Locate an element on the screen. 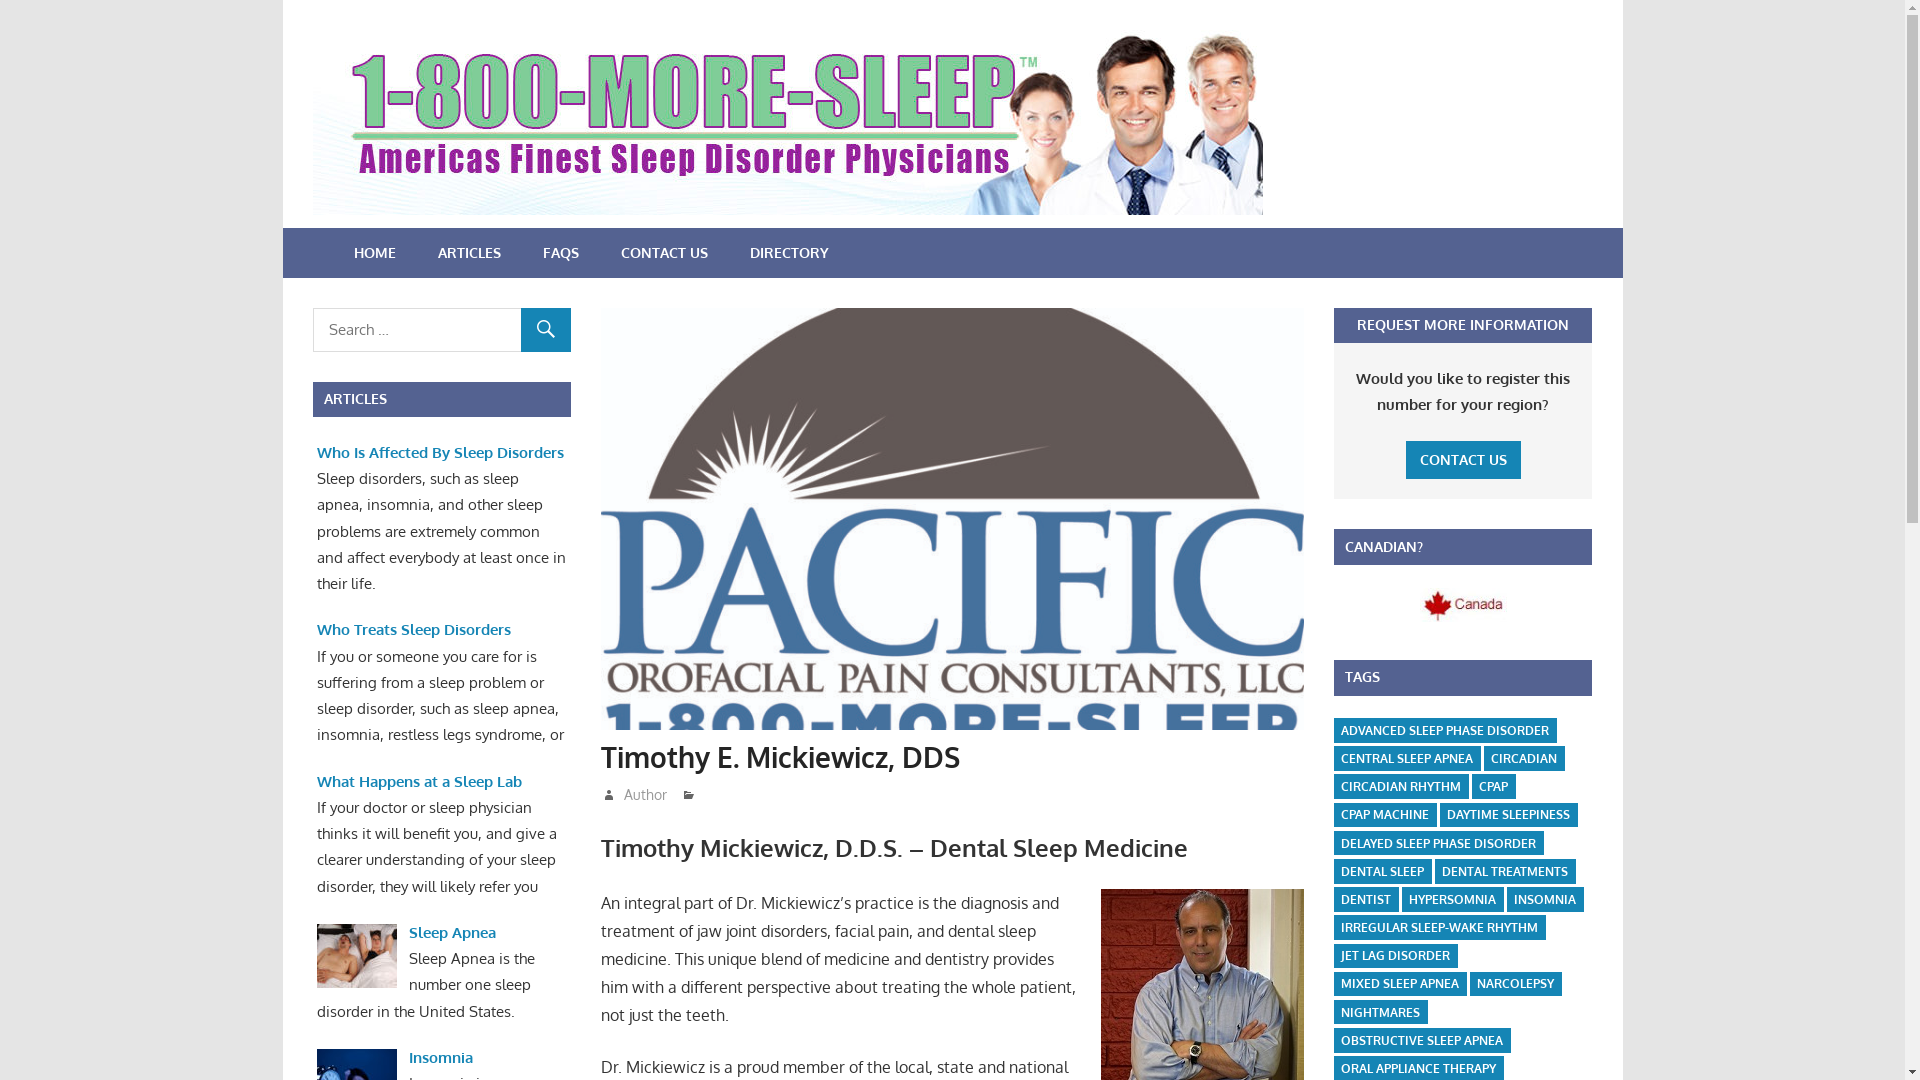  'What Happens at a Sleep Lab' is located at coordinates (418, 780).